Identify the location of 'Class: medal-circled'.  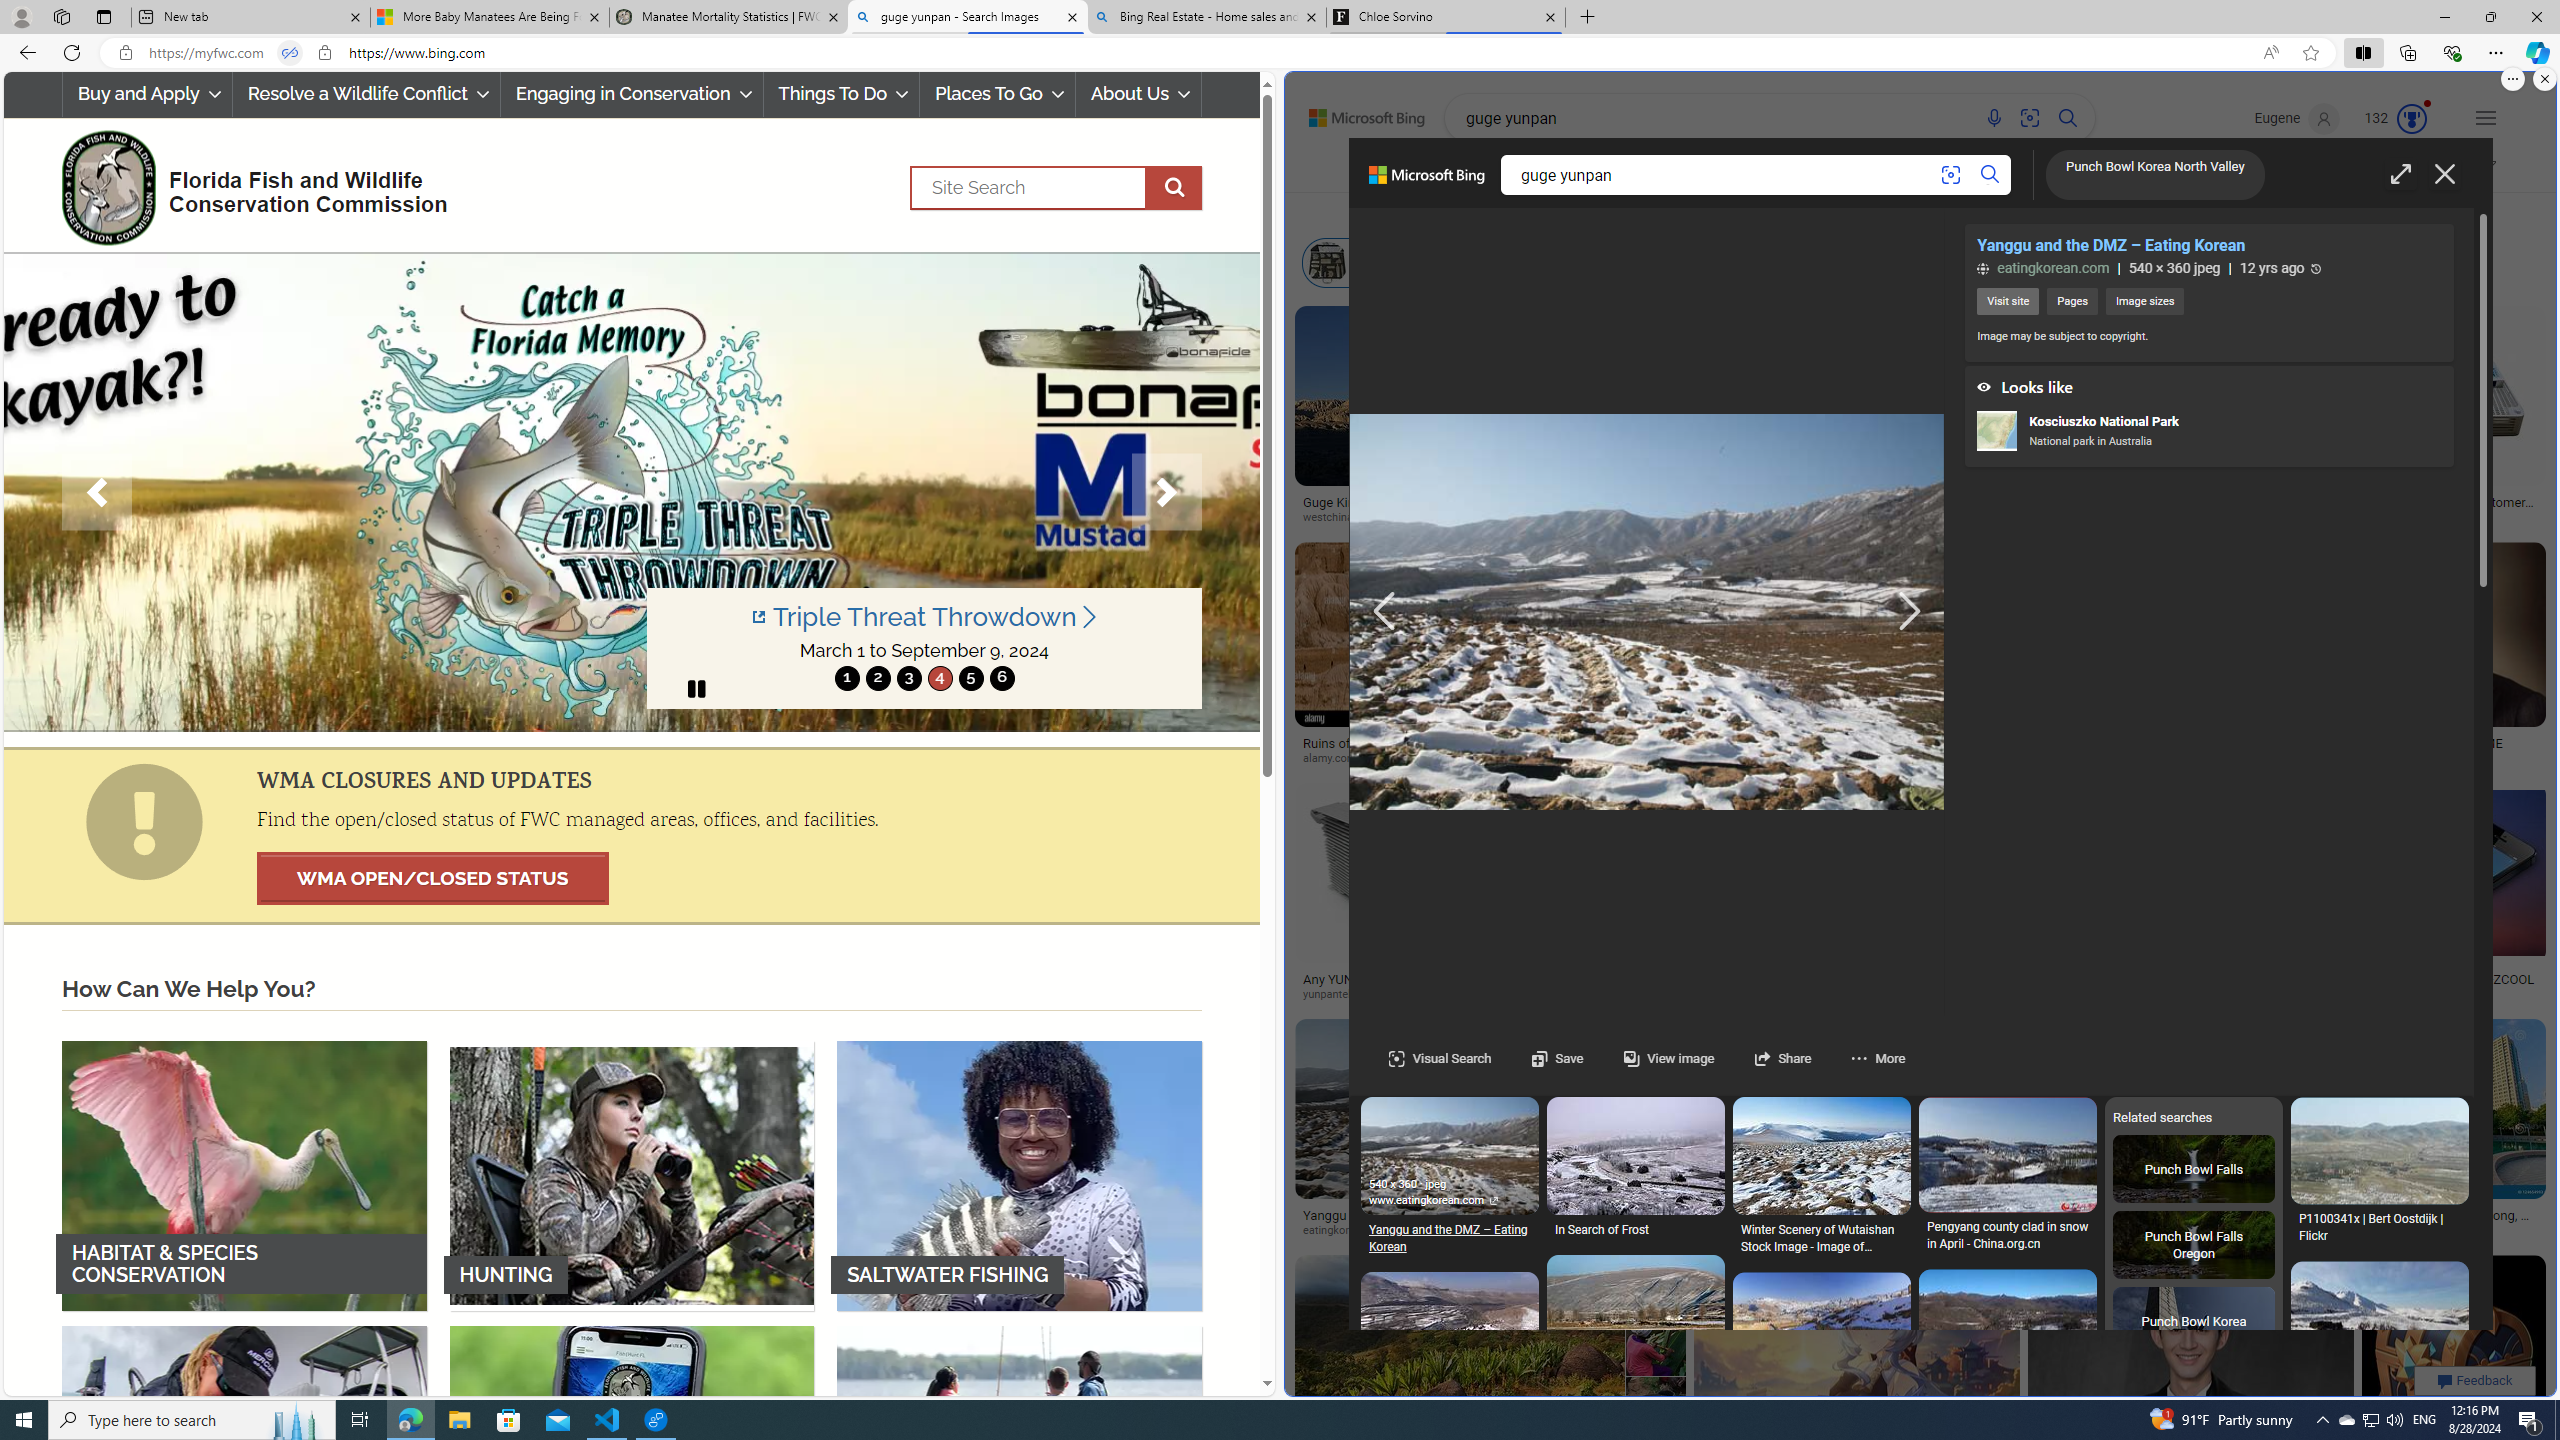
(2410, 118).